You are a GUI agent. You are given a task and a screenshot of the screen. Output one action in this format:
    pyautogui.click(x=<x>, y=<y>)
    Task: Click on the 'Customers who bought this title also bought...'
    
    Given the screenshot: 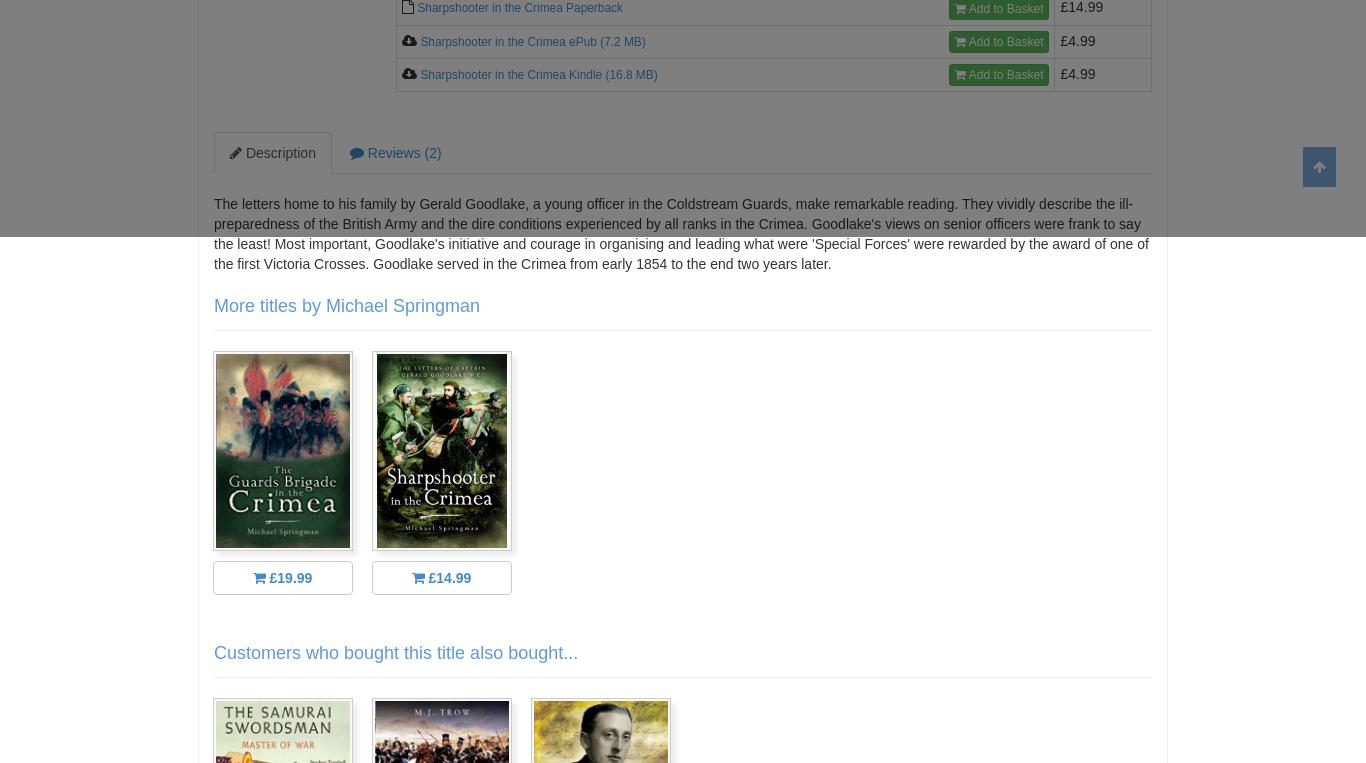 What is the action you would take?
    pyautogui.click(x=213, y=652)
    